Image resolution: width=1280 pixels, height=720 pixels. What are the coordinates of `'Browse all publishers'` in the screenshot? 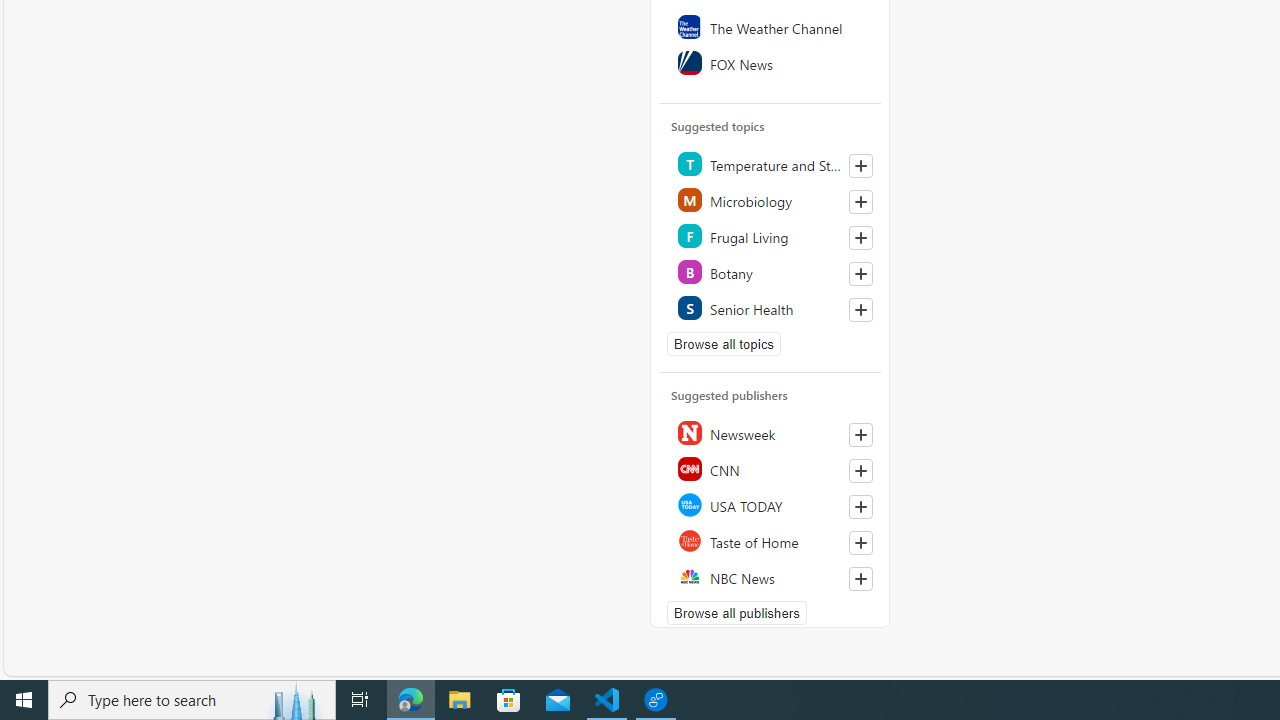 It's located at (735, 612).